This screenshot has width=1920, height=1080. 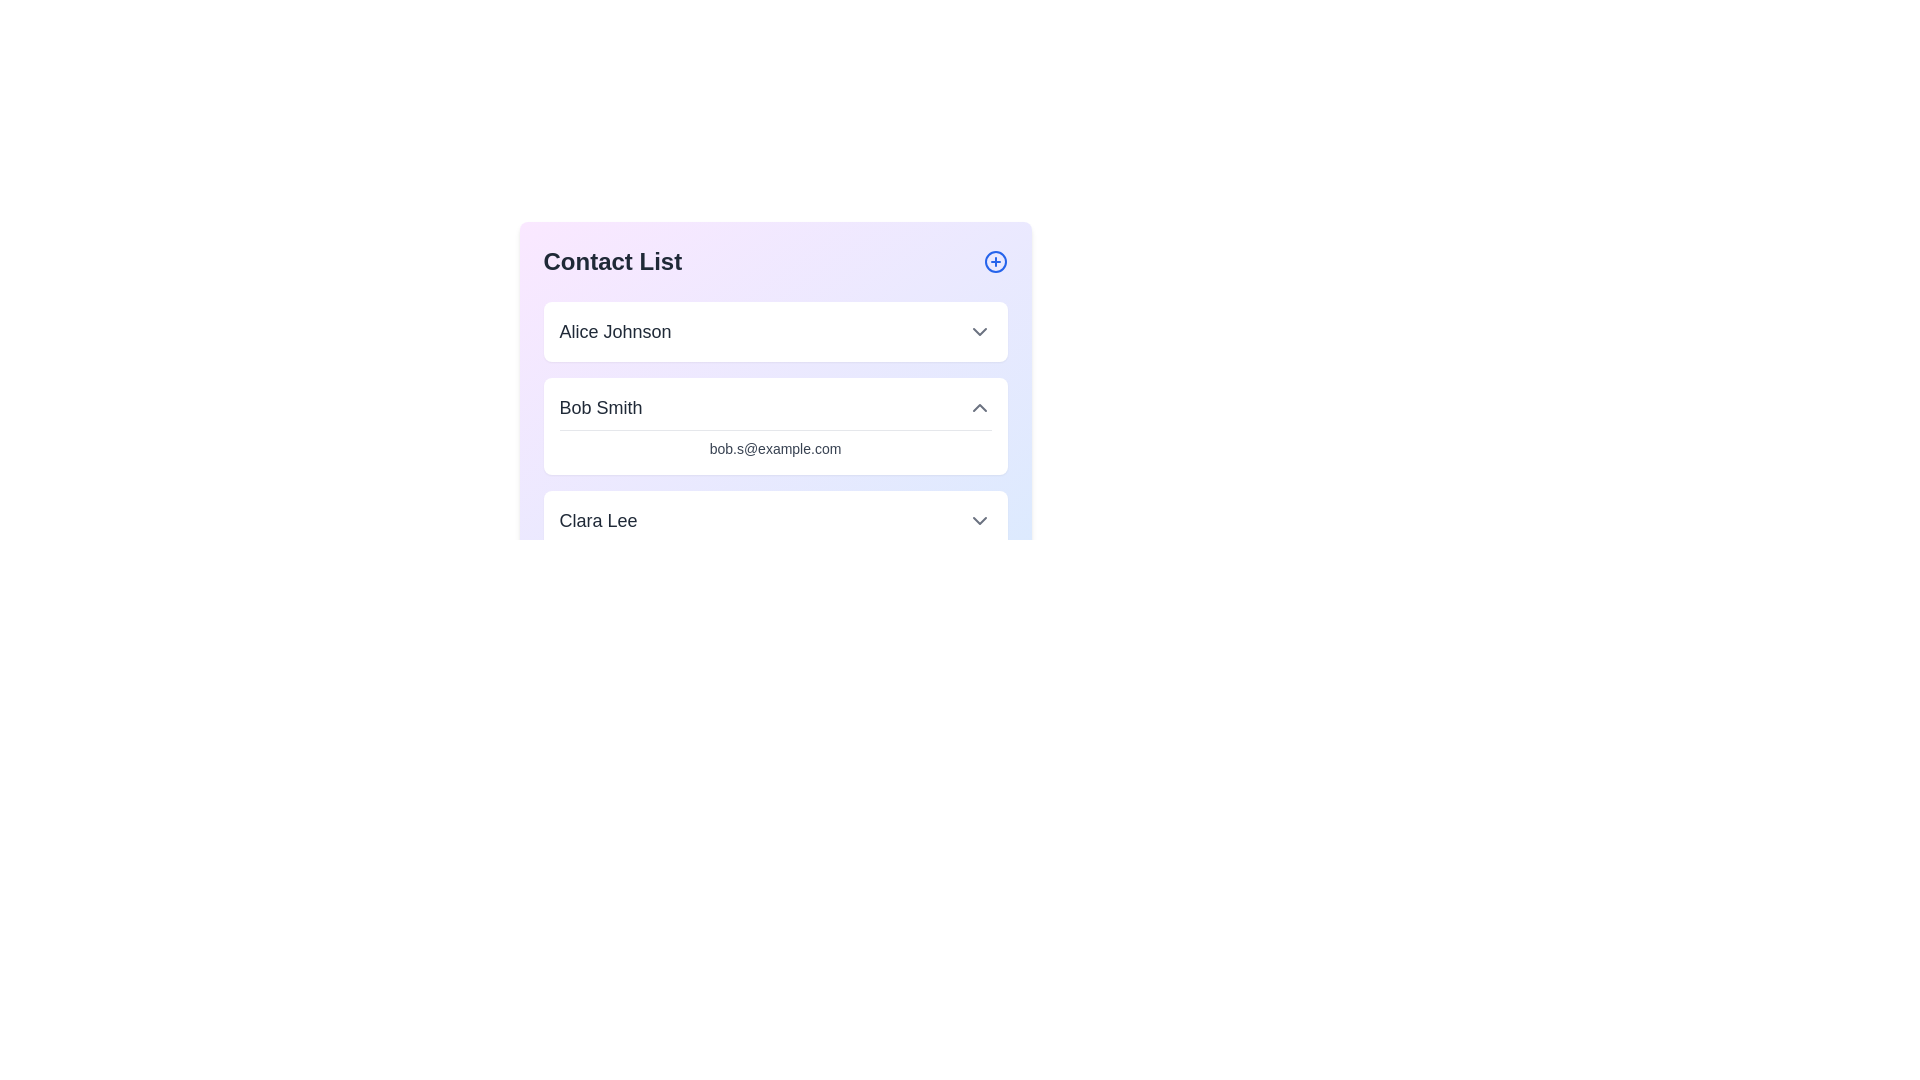 I want to click on the '+' button to add a new contact, so click(x=995, y=261).